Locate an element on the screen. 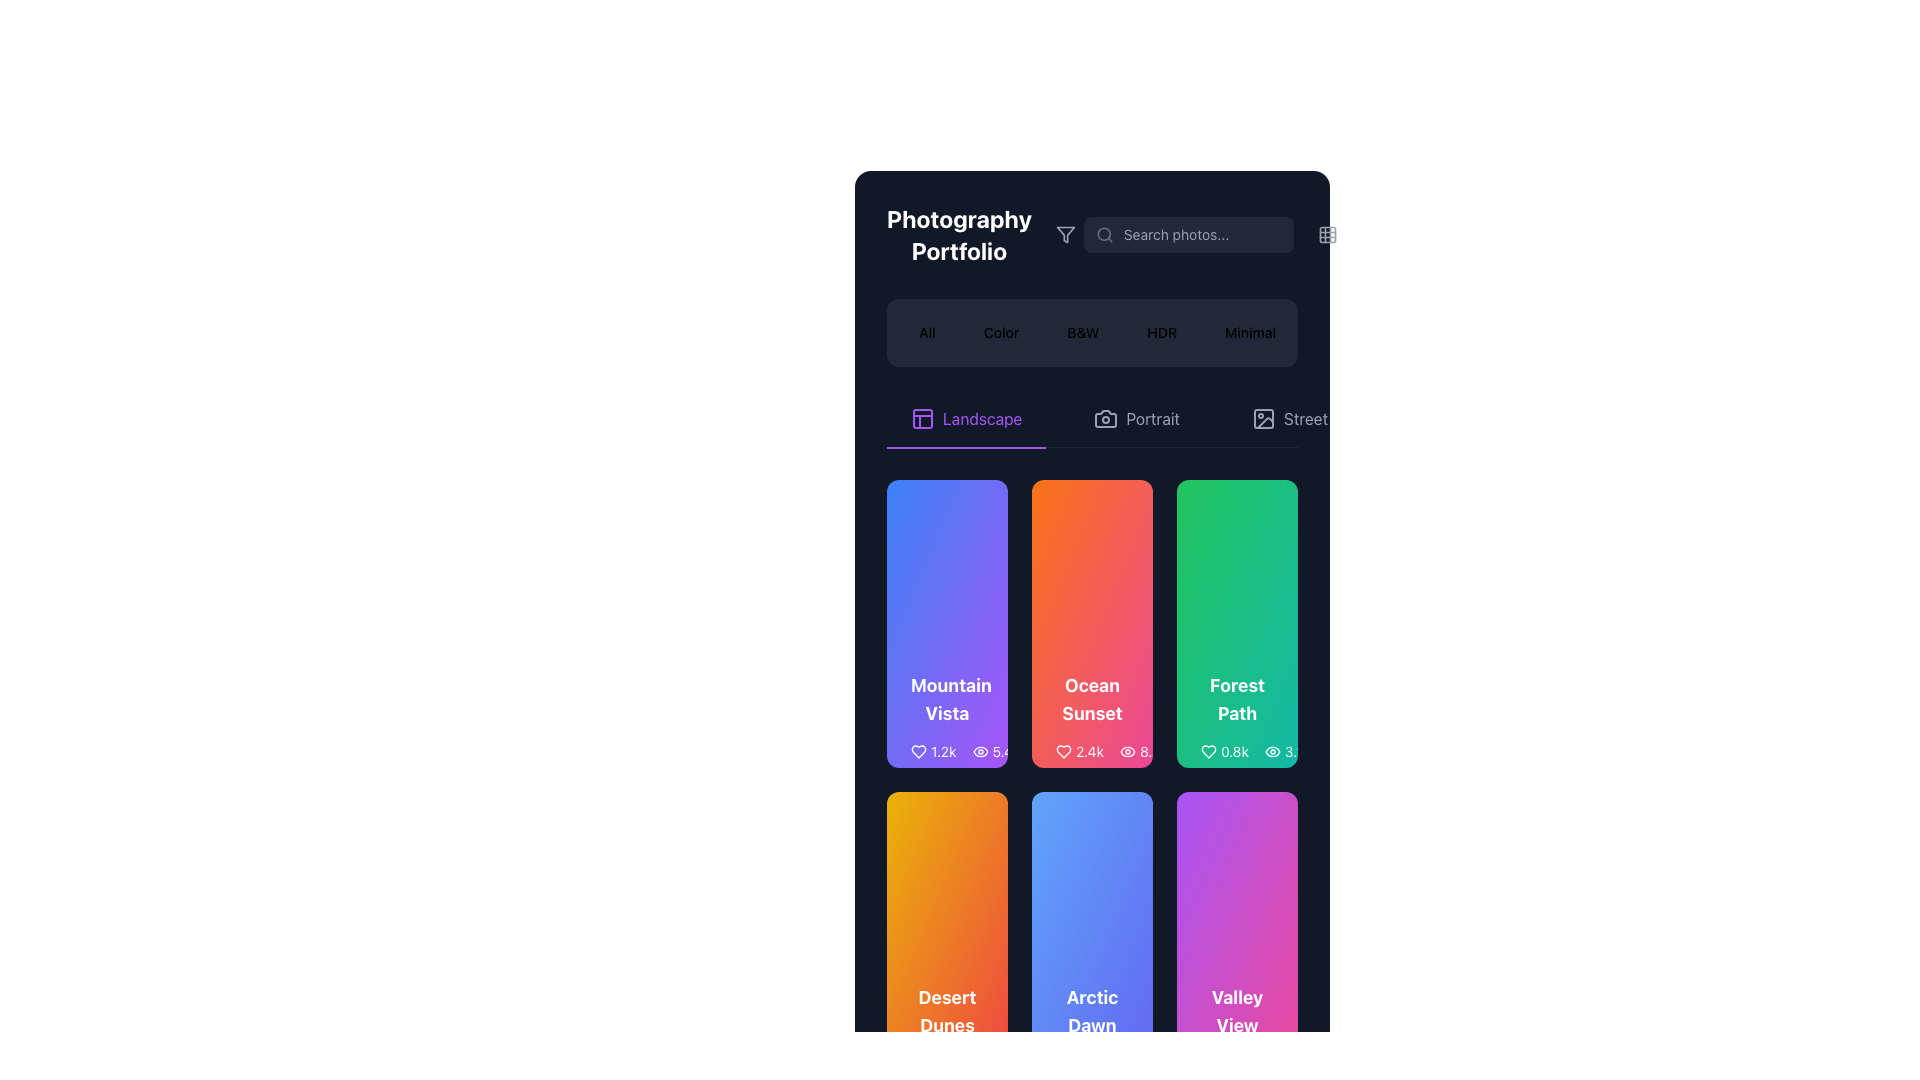 This screenshot has height=1080, width=1920. the text label displaying '5.4k', which is styled in white and located below the main title on the second card in the first row of the grid layout is located at coordinates (996, 752).